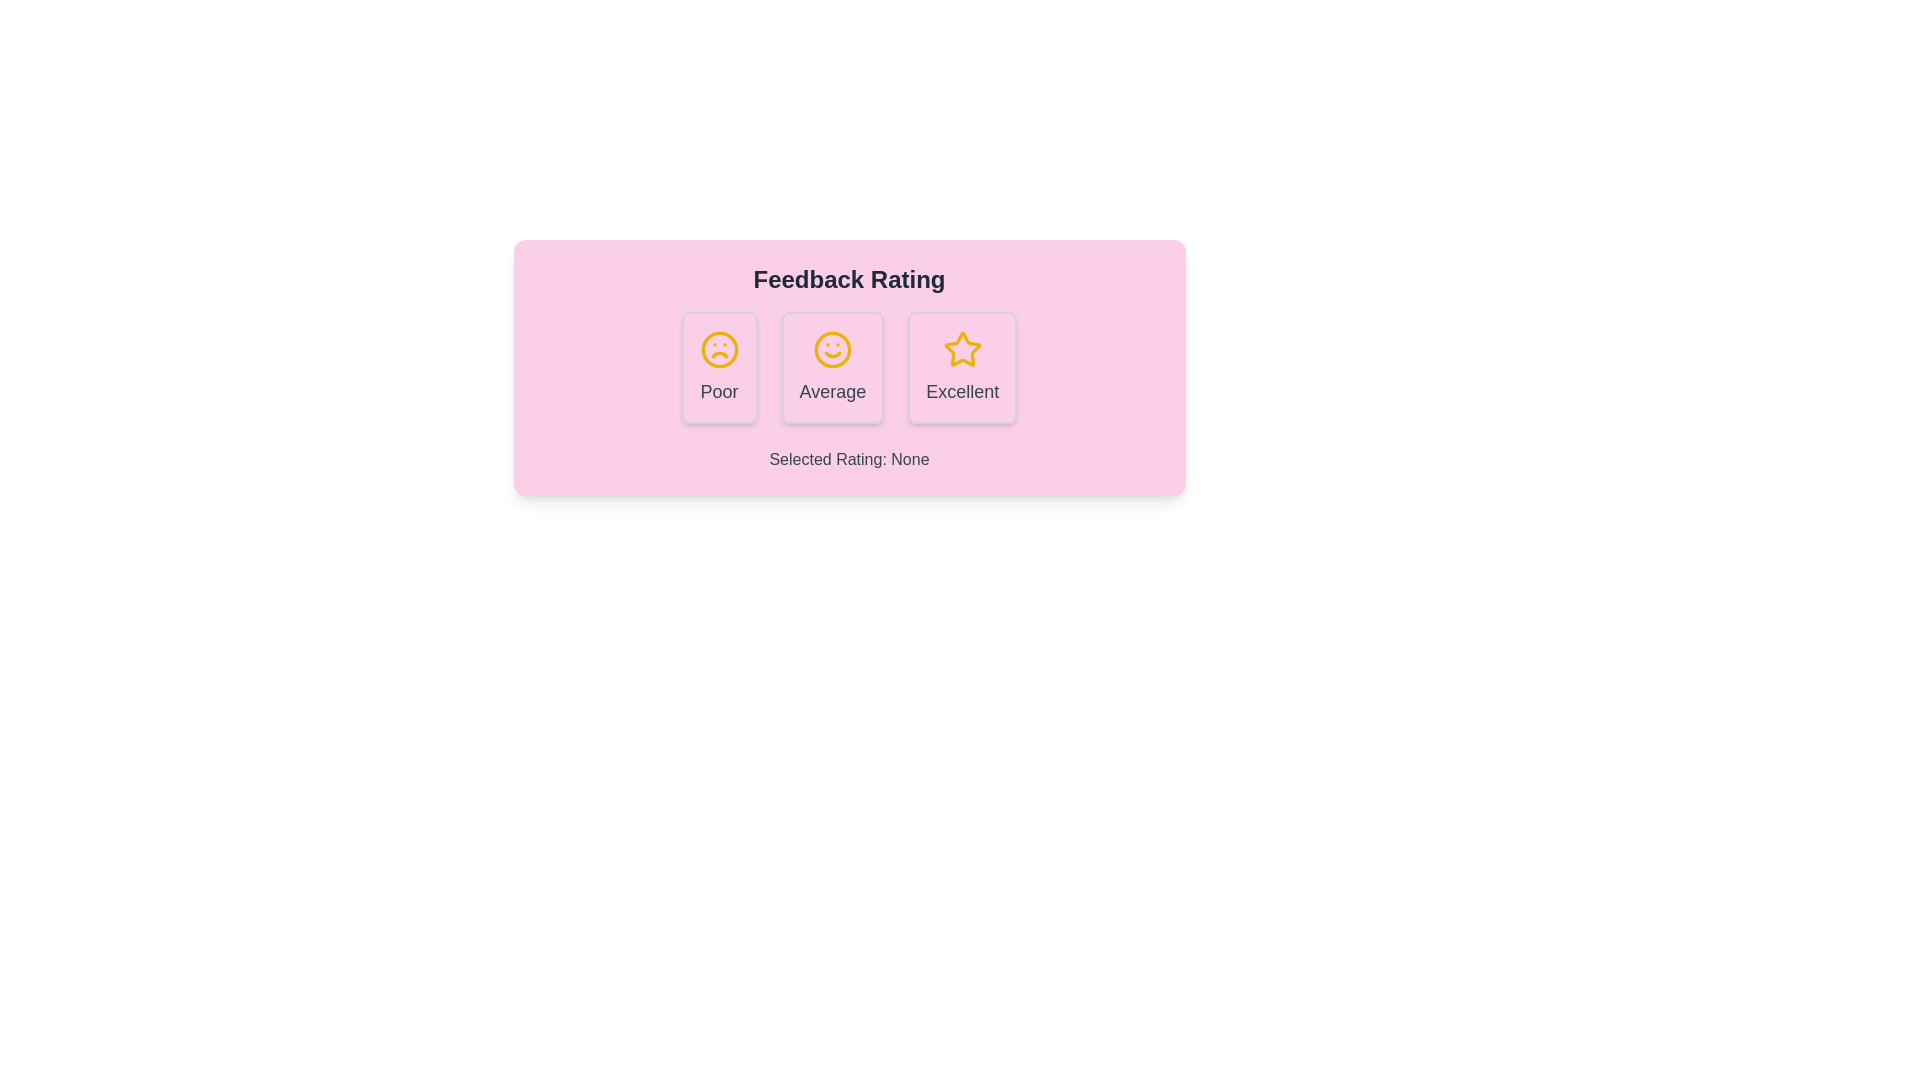  What do you see at coordinates (832, 349) in the screenshot?
I see `the yellow smiley face icon in the 'Average' rating selection` at bounding box center [832, 349].